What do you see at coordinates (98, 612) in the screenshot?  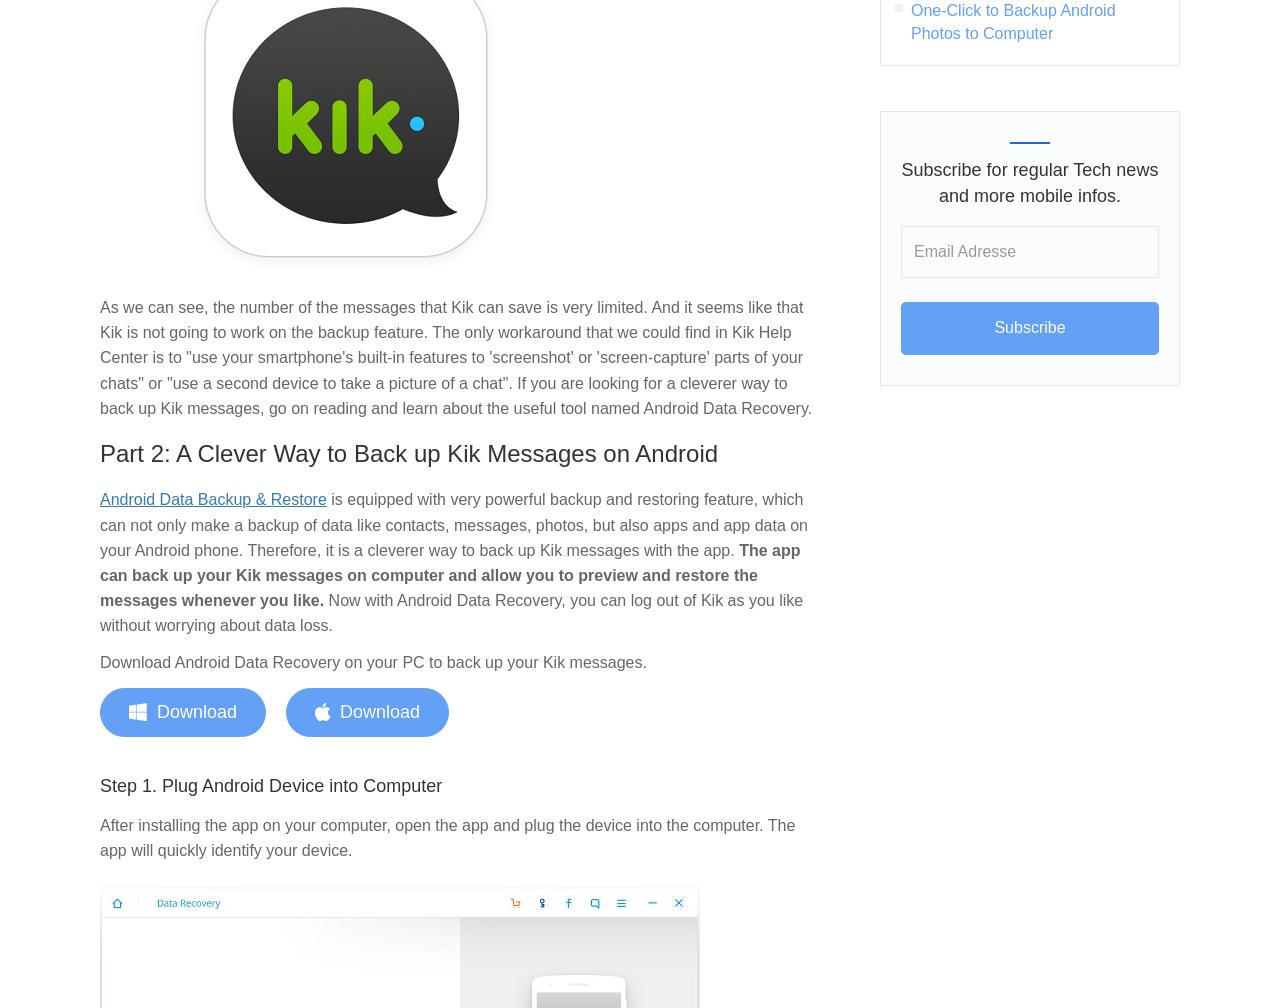 I see `'Now with Android Data Recovery, you can log out of Kik as you like without worrying about data loss.'` at bounding box center [98, 612].